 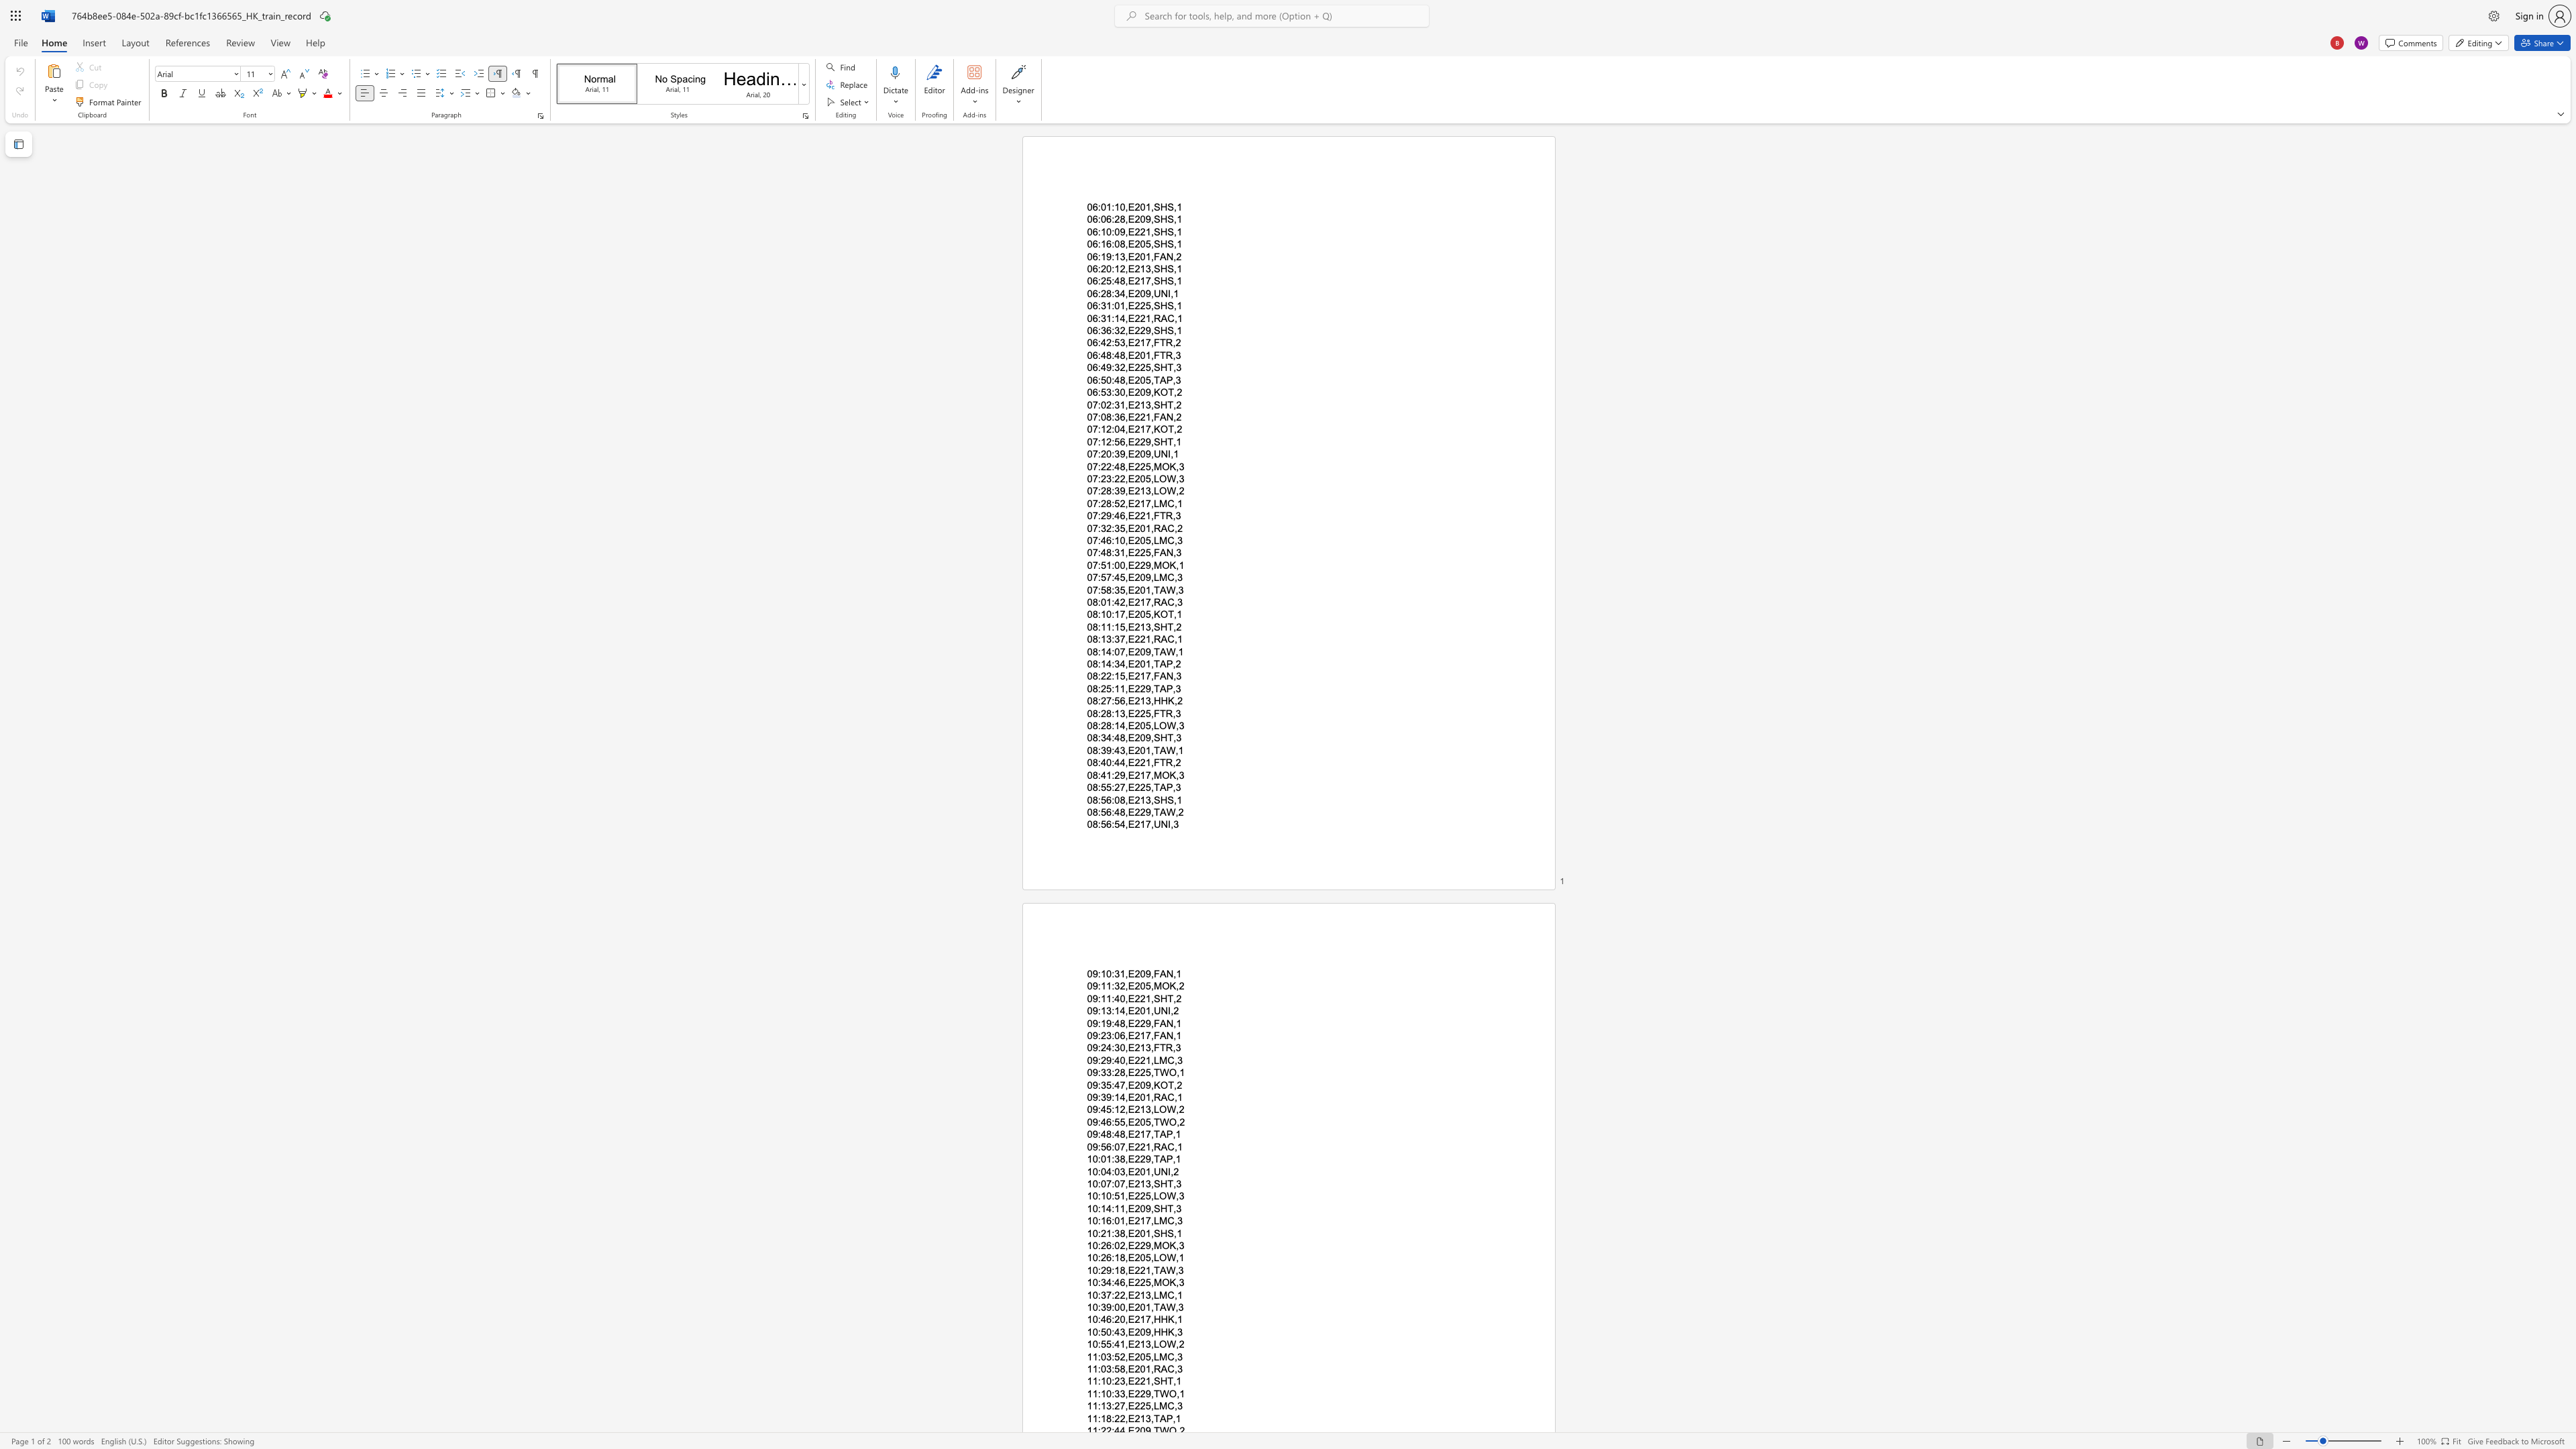 I want to click on the space between the continuous character "0" and "9" in the text, so click(x=1092, y=1108).